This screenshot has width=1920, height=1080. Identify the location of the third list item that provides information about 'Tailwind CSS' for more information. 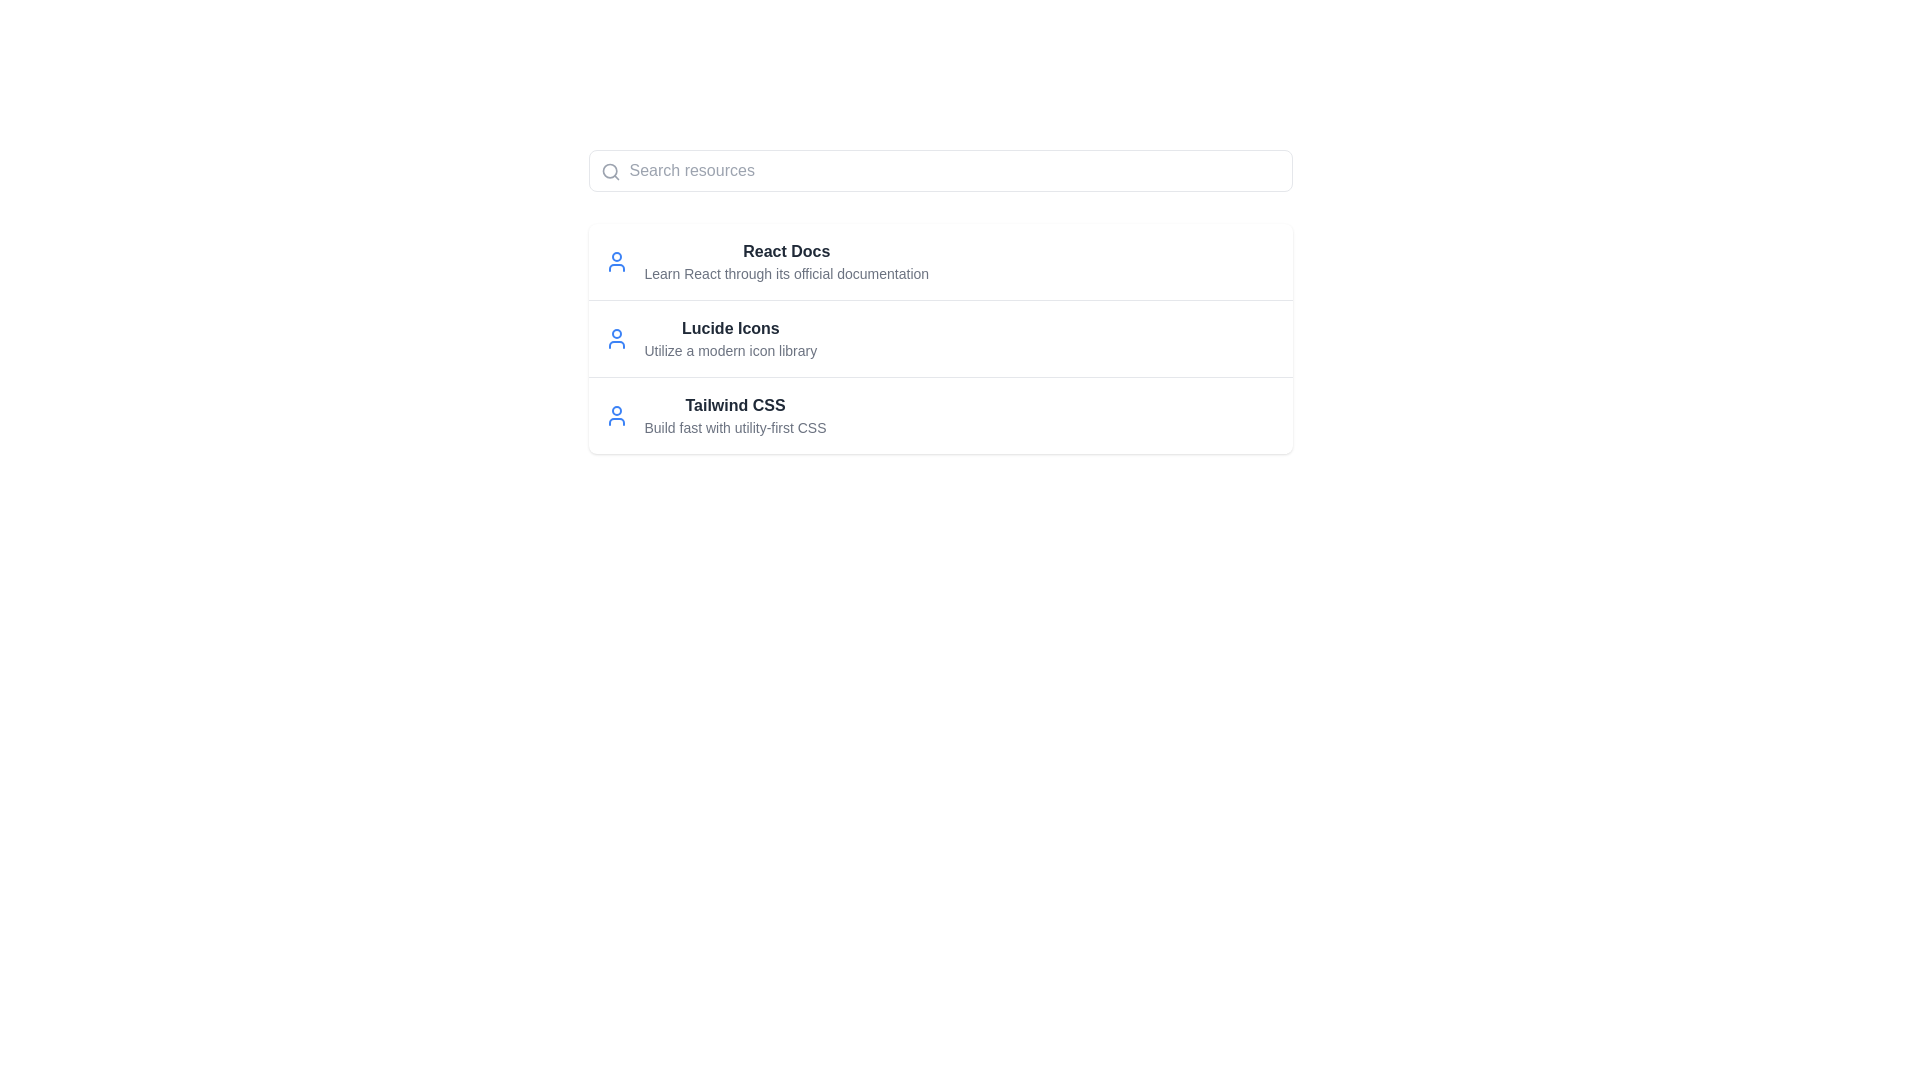
(939, 414).